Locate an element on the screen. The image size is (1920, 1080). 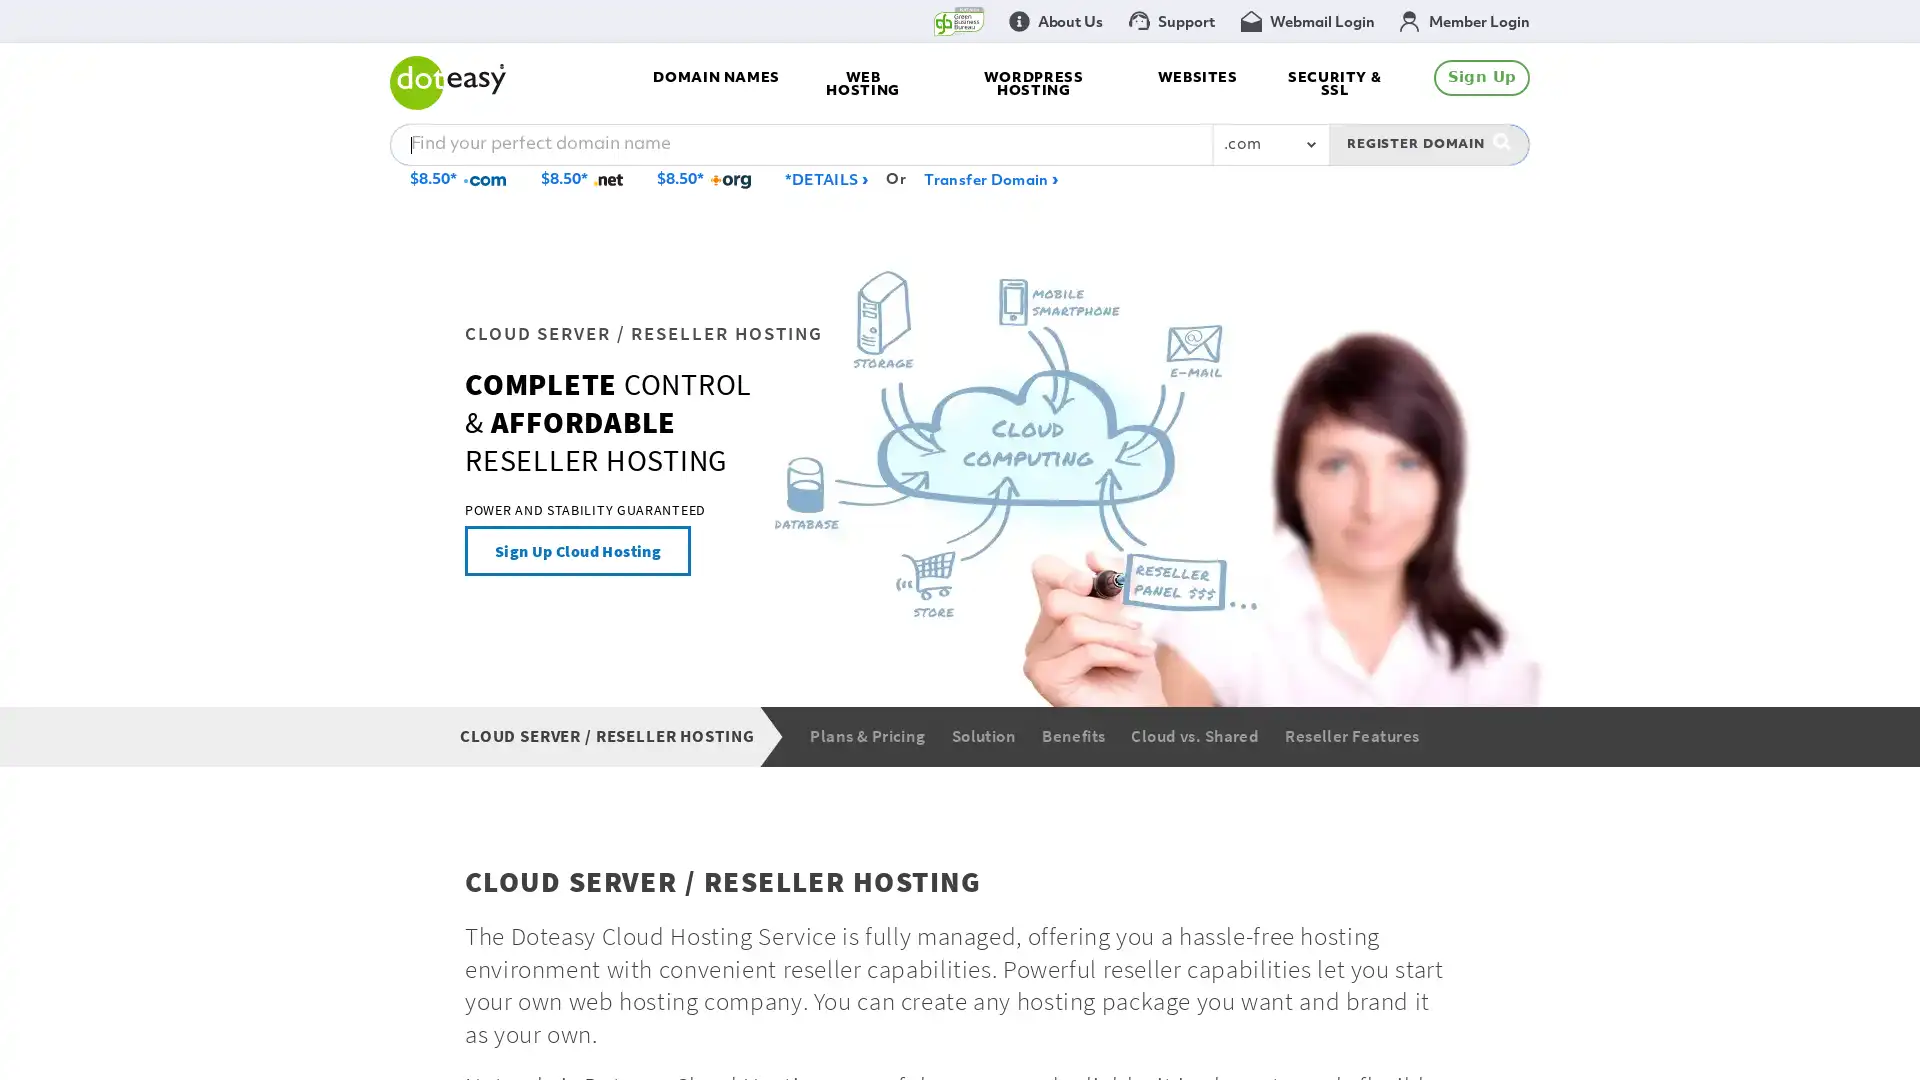
REGISTER DOMAIN is located at coordinates (1428, 144).